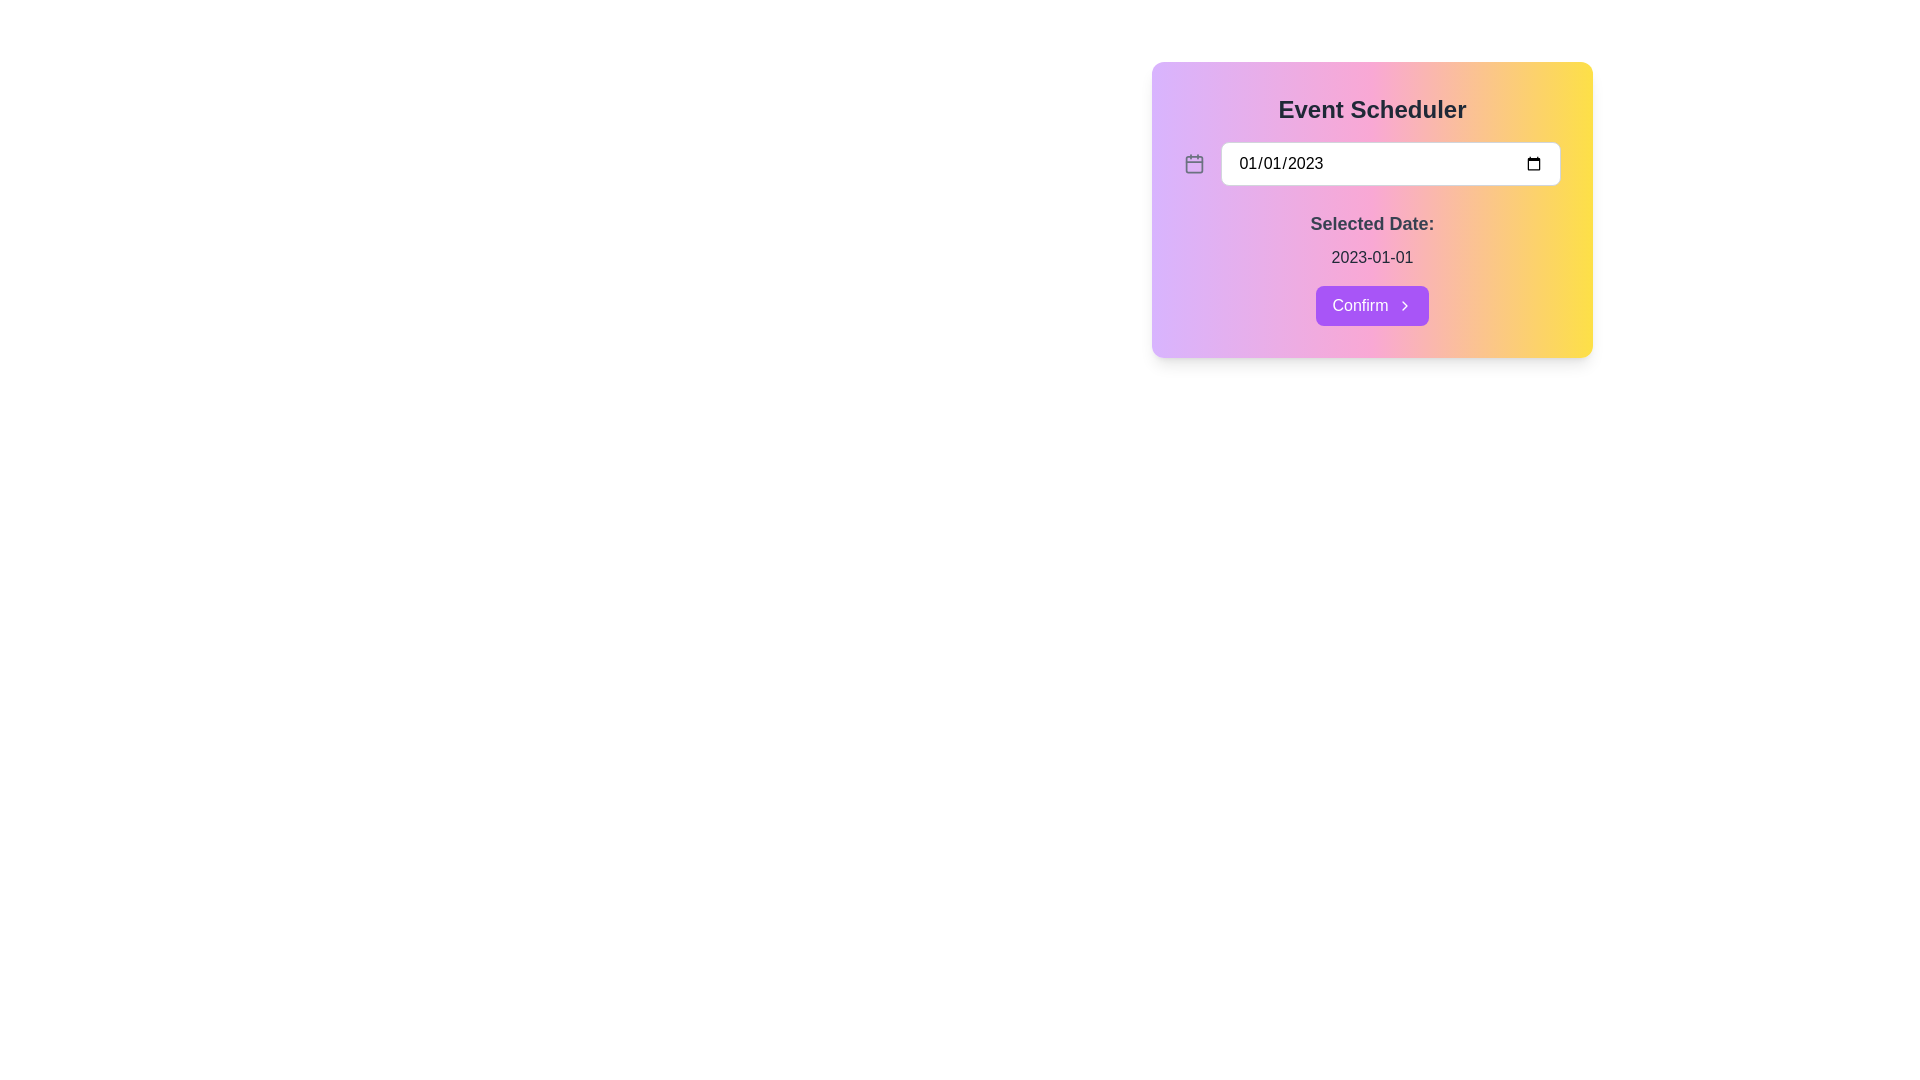 This screenshot has width=1920, height=1080. What do you see at coordinates (1403, 305) in the screenshot?
I see `the chevron-style arrow icon located to the right of the 'Confirm' button, which is styled with a thin, outlined stroke design and matches the button's color` at bounding box center [1403, 305].